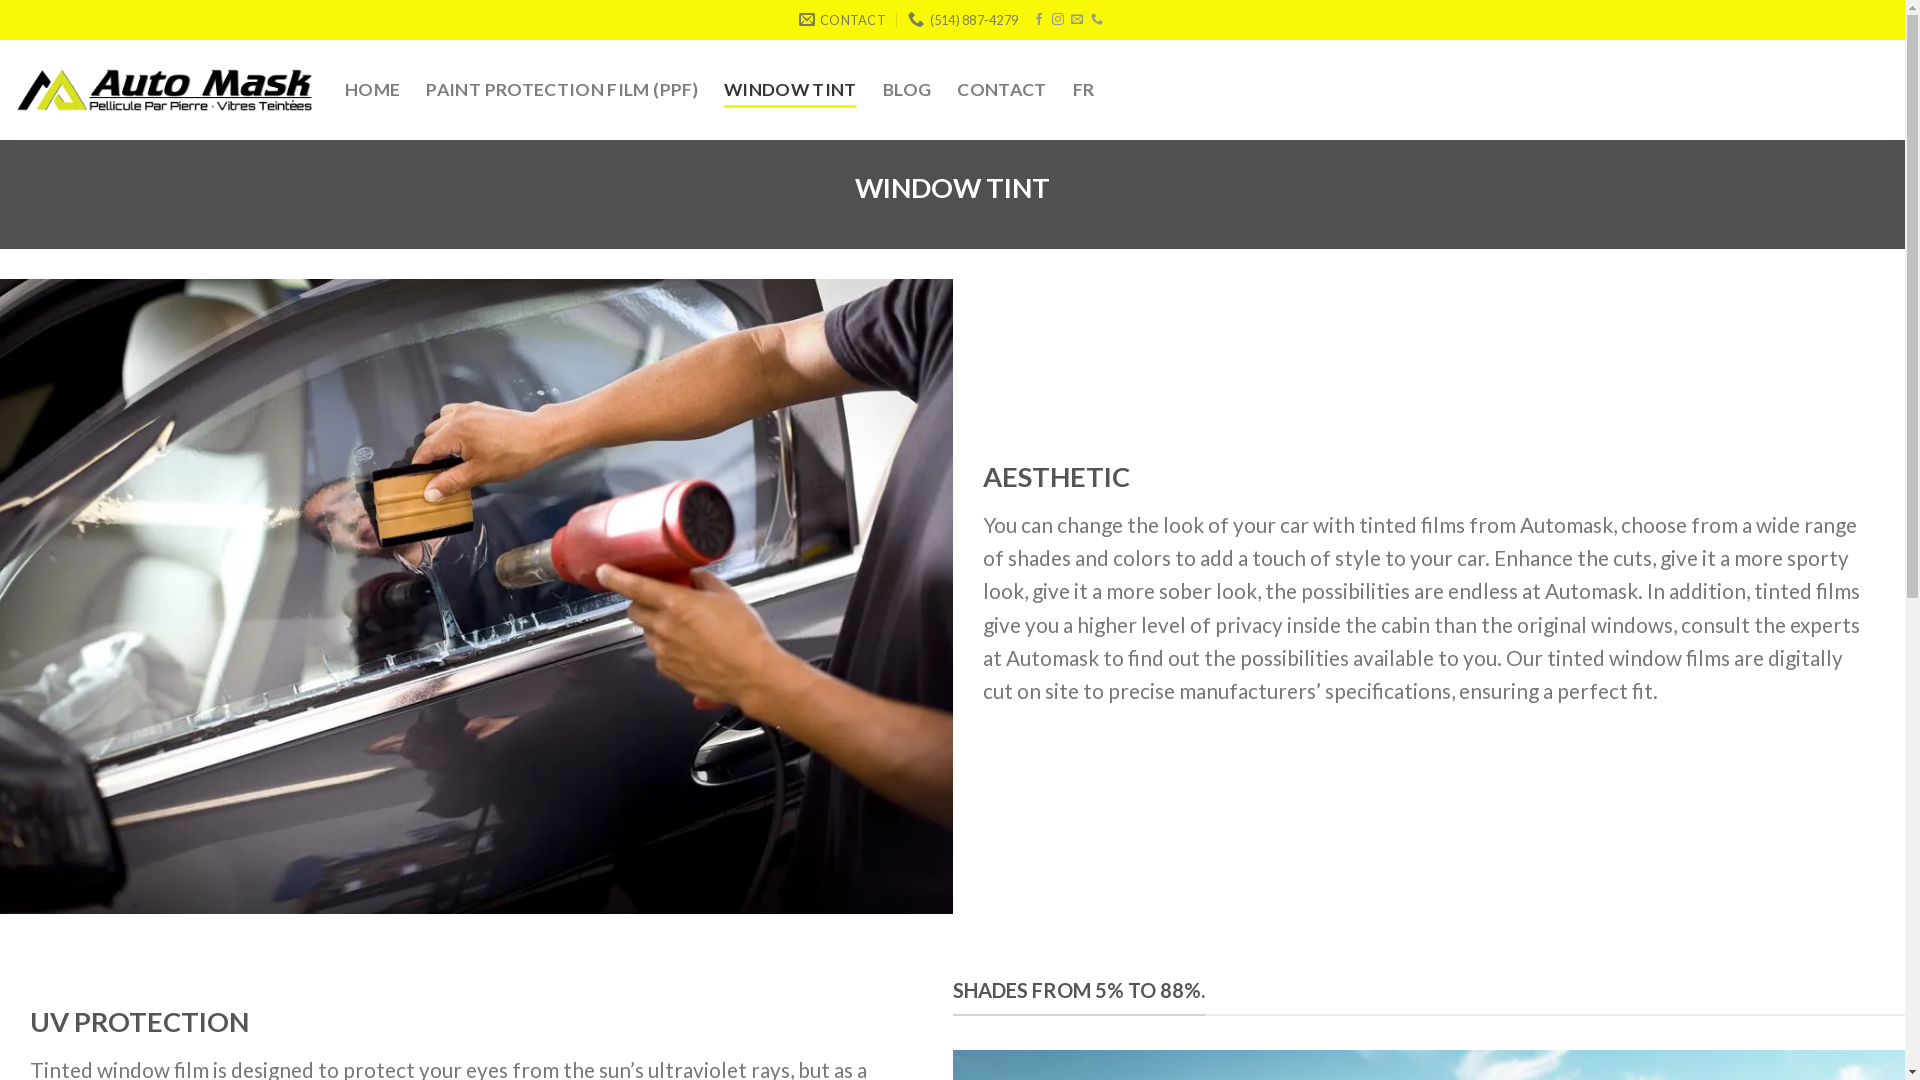 The height and width of the screenshot is (1080, 1920). What do you see at coordinates (372, 88) in the screenshot?
I see `'HOME'` at bounding box center [372, 88].